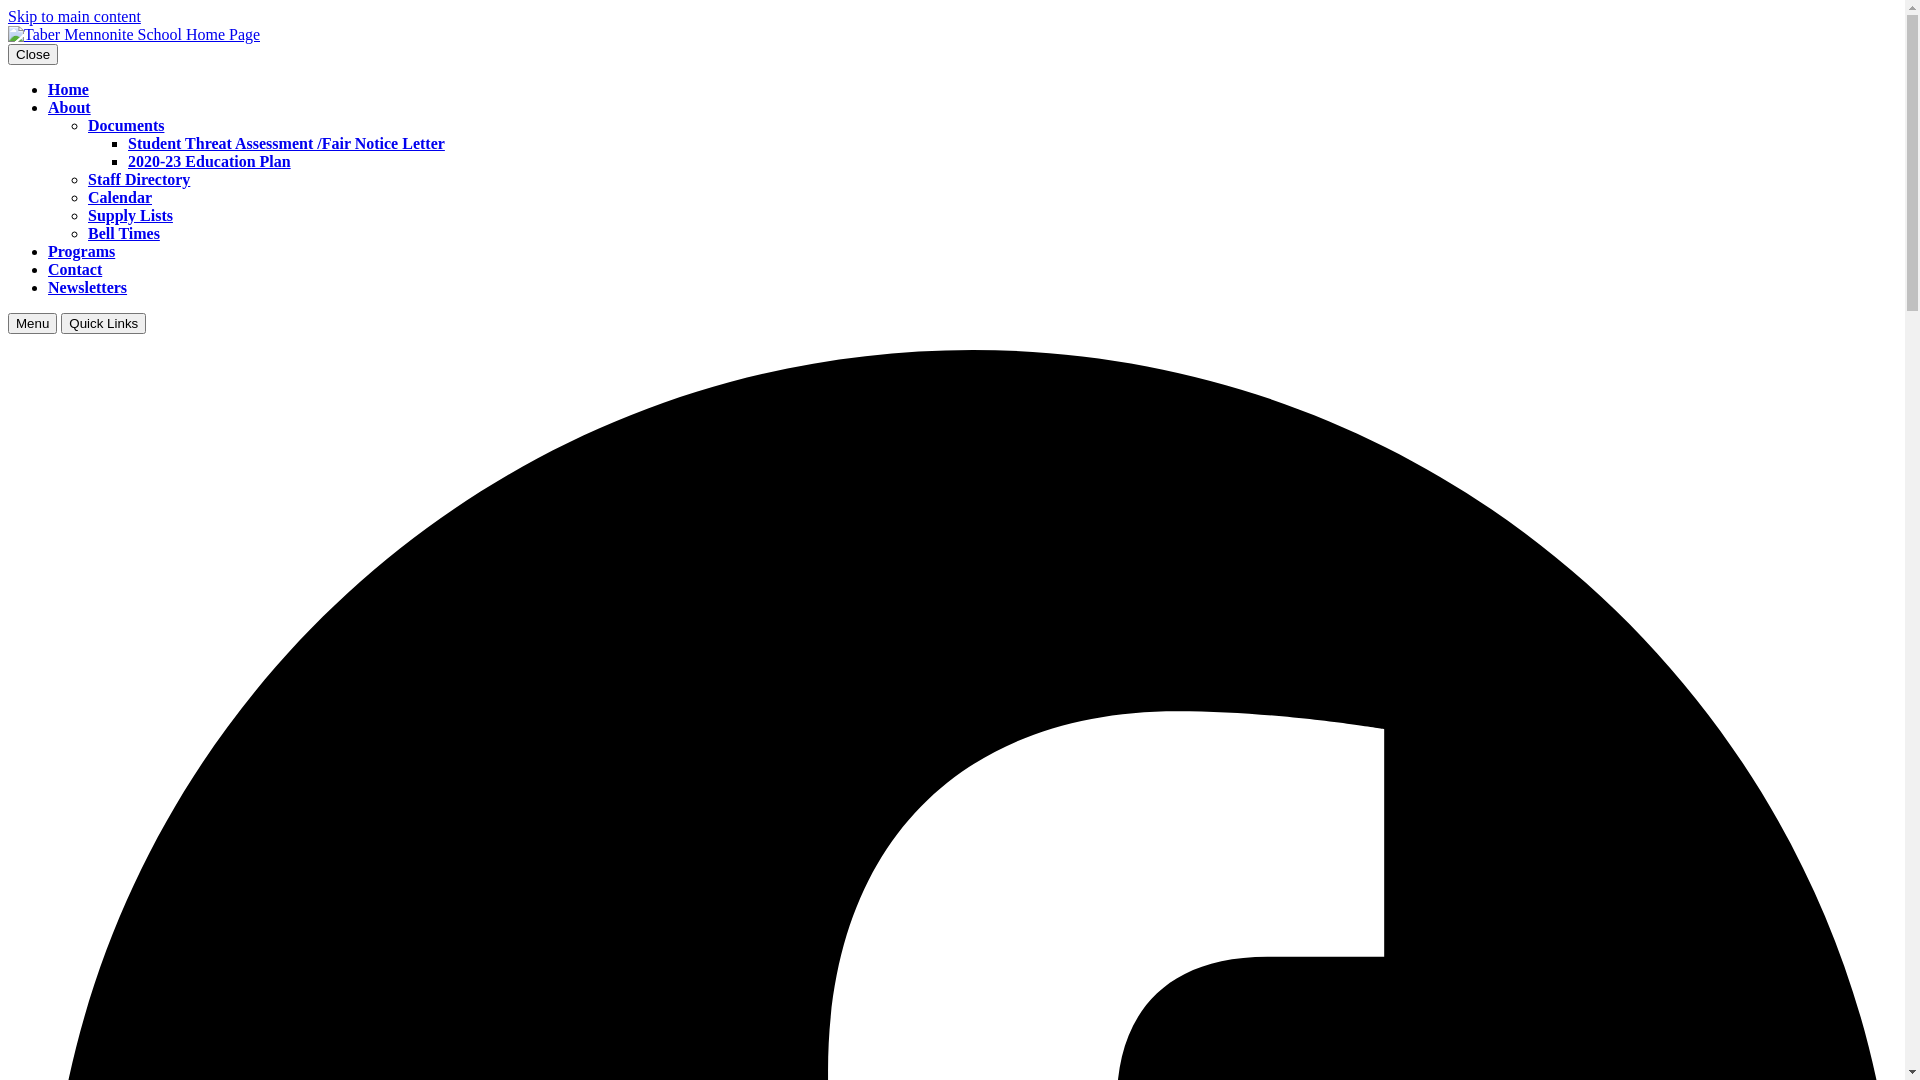  What do you see at coordinates (48, 107) in the screenshot?
I see `'About'` at bounding box center [48, 107].